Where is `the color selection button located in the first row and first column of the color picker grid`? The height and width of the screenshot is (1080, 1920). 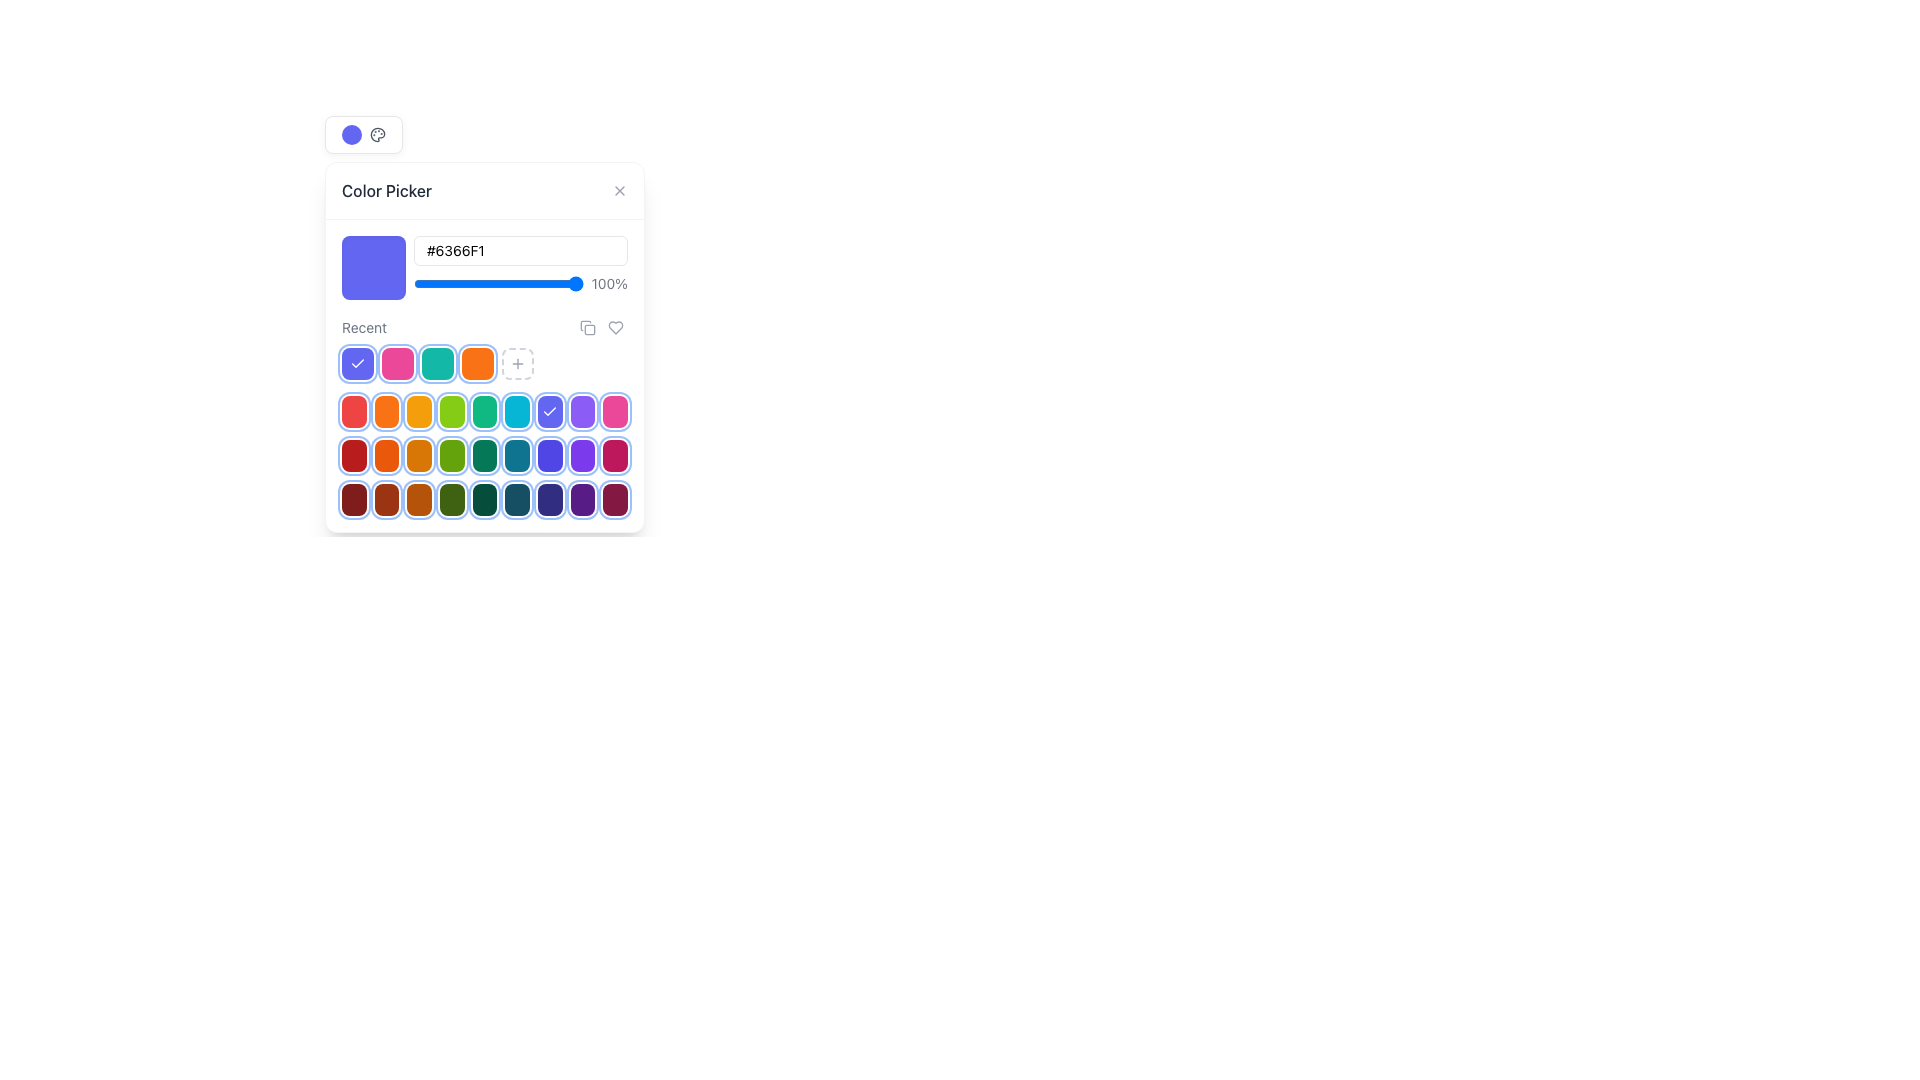
the color selection button located in the first row and first column of the color picker grid is located at coordinates (354, 499).